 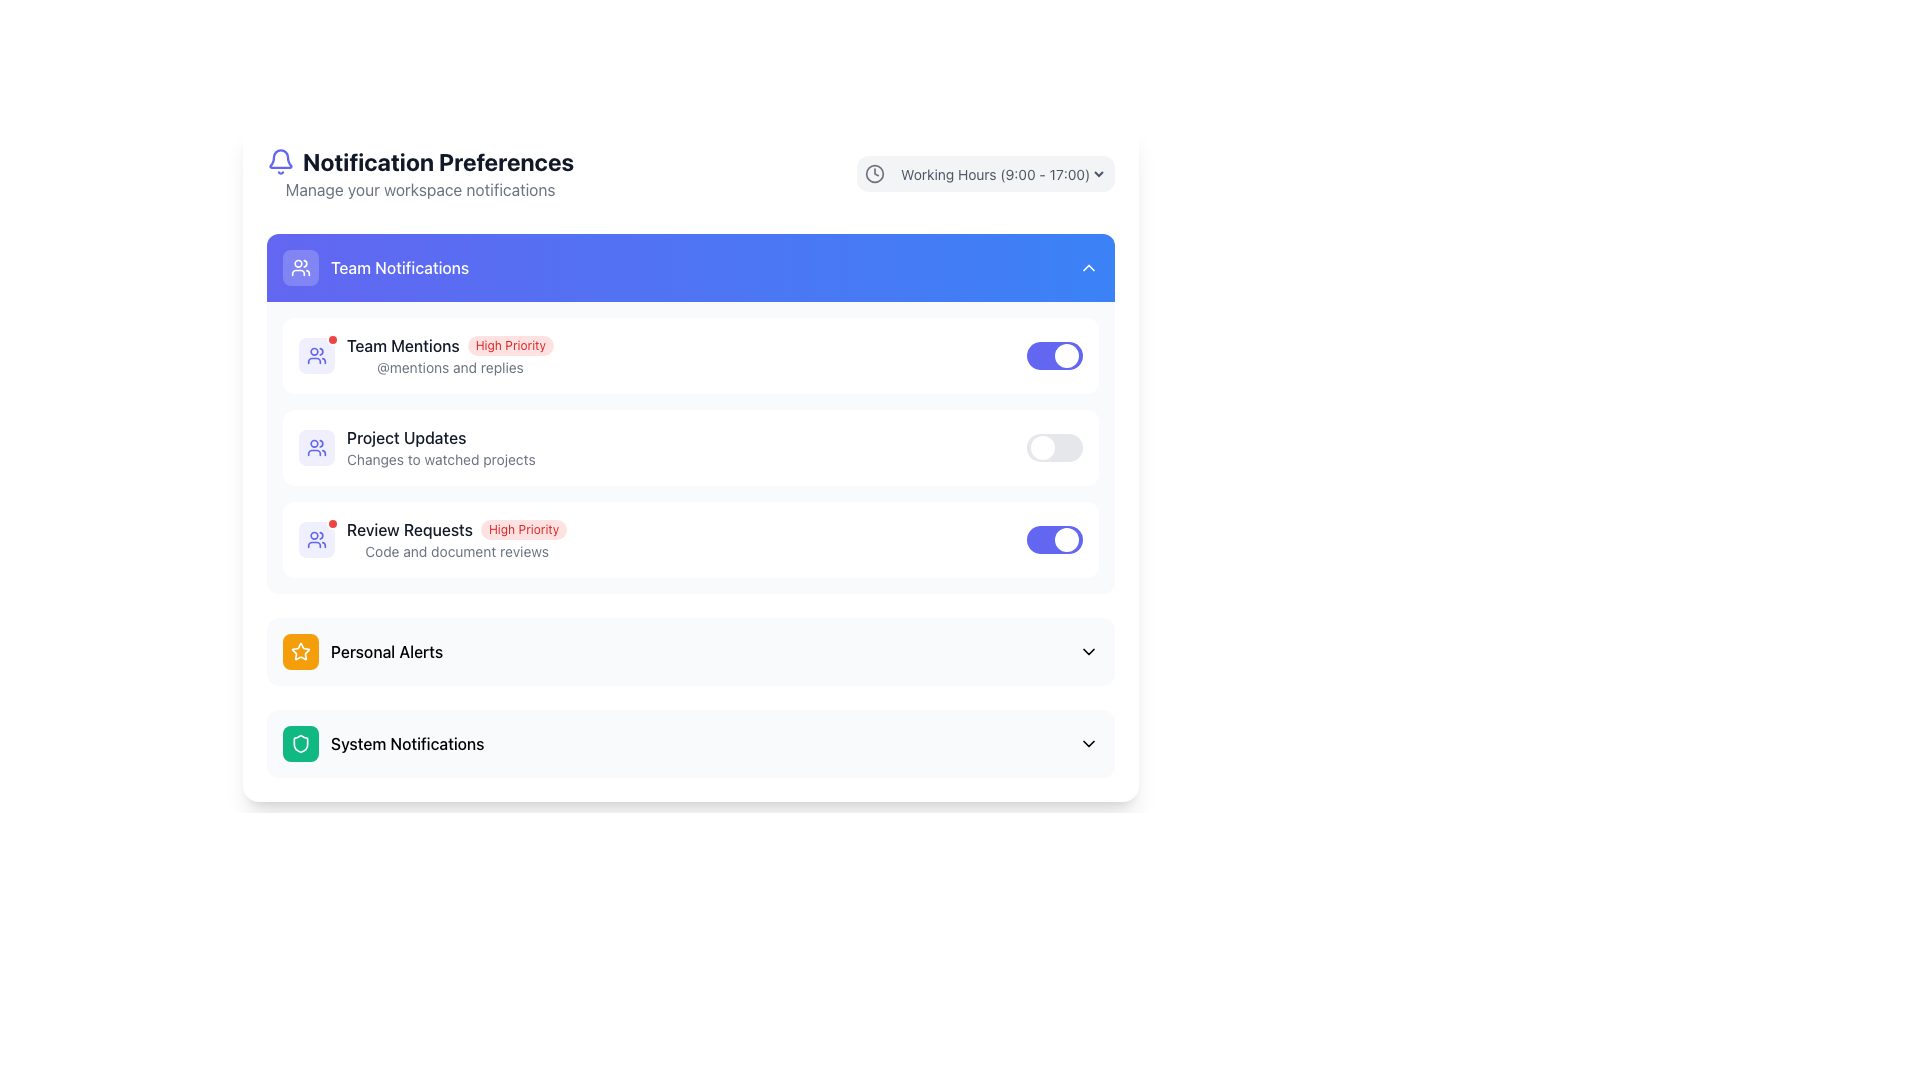 What do you see at coordinates (1088, 266) in the screenshot?
I see `the upward-pointing chevron icon with white strokes against a blue background located at the far right end of the 'Team Notifications' header section` at bounding box center [1088, 266].